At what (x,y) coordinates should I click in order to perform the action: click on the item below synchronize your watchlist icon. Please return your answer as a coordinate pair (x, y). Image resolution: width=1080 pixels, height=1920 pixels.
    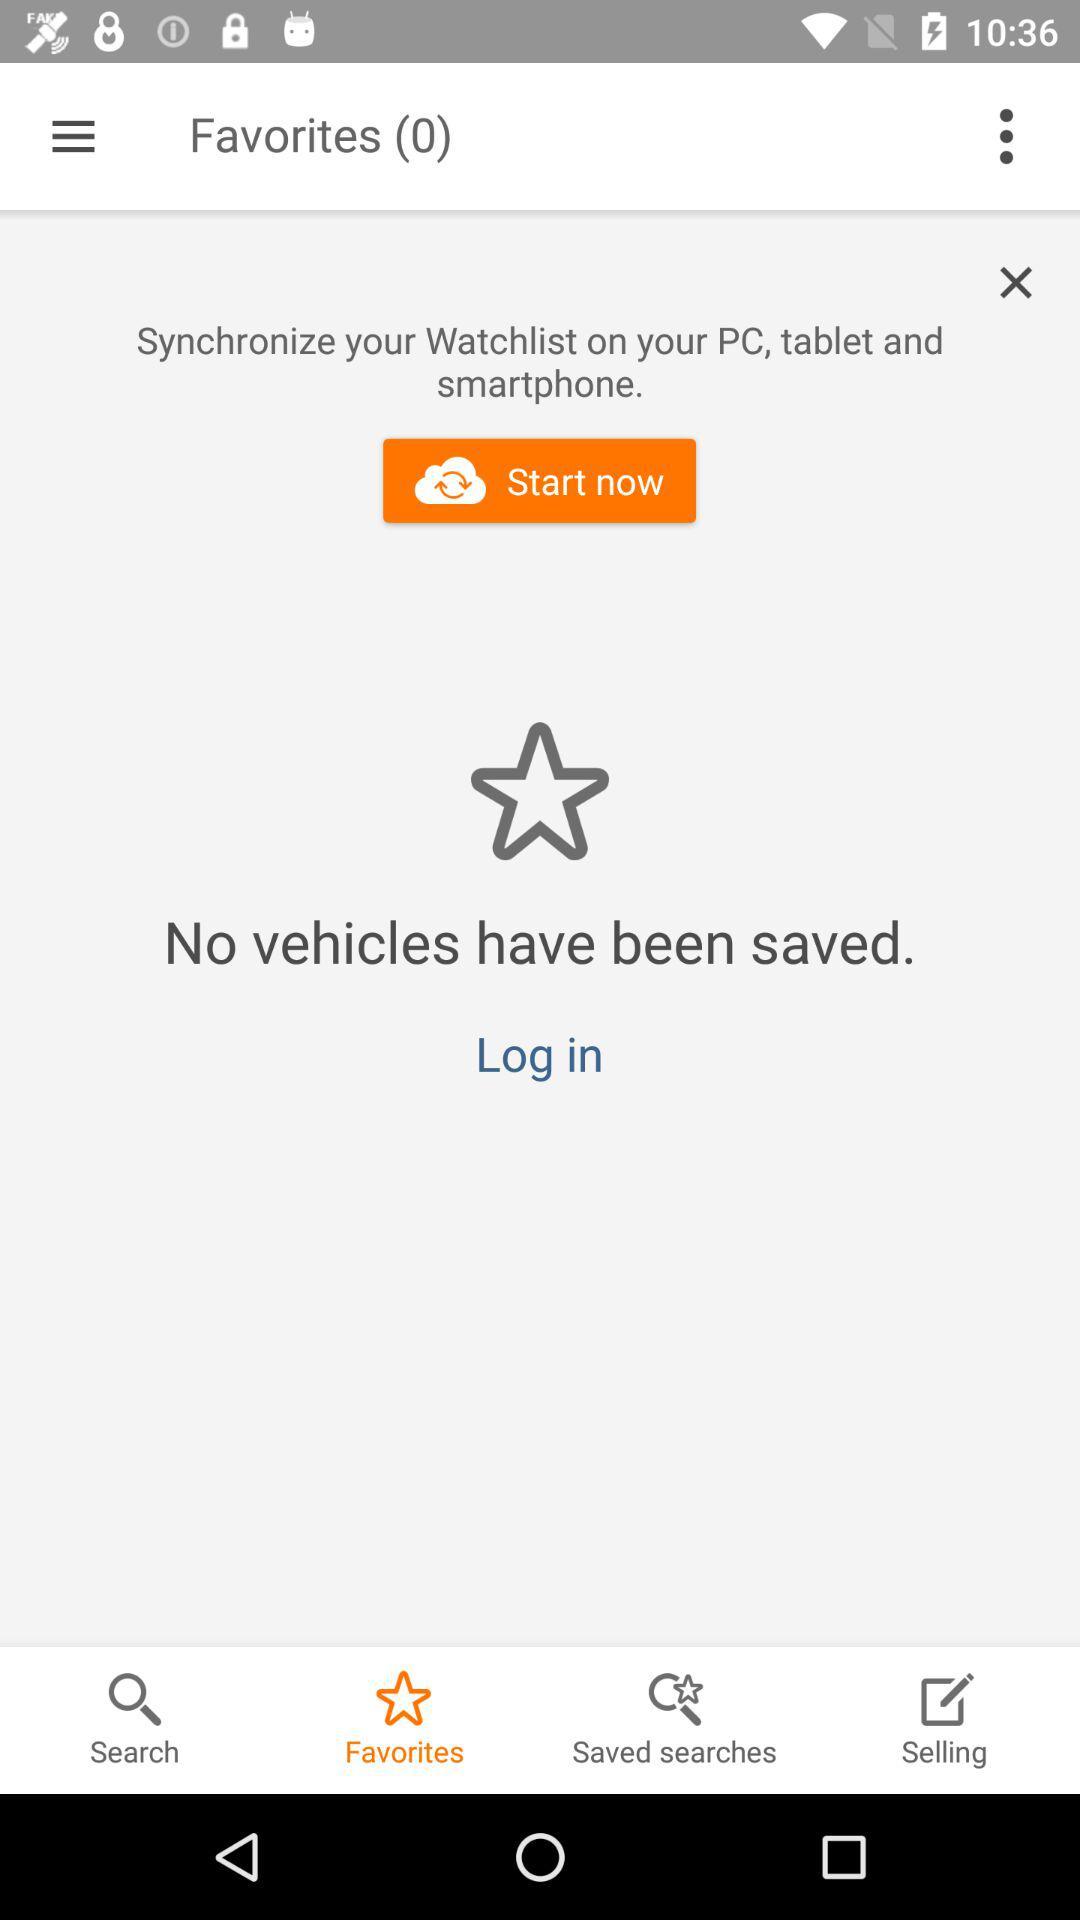
    Looking at the image, I should click on (538, 480).